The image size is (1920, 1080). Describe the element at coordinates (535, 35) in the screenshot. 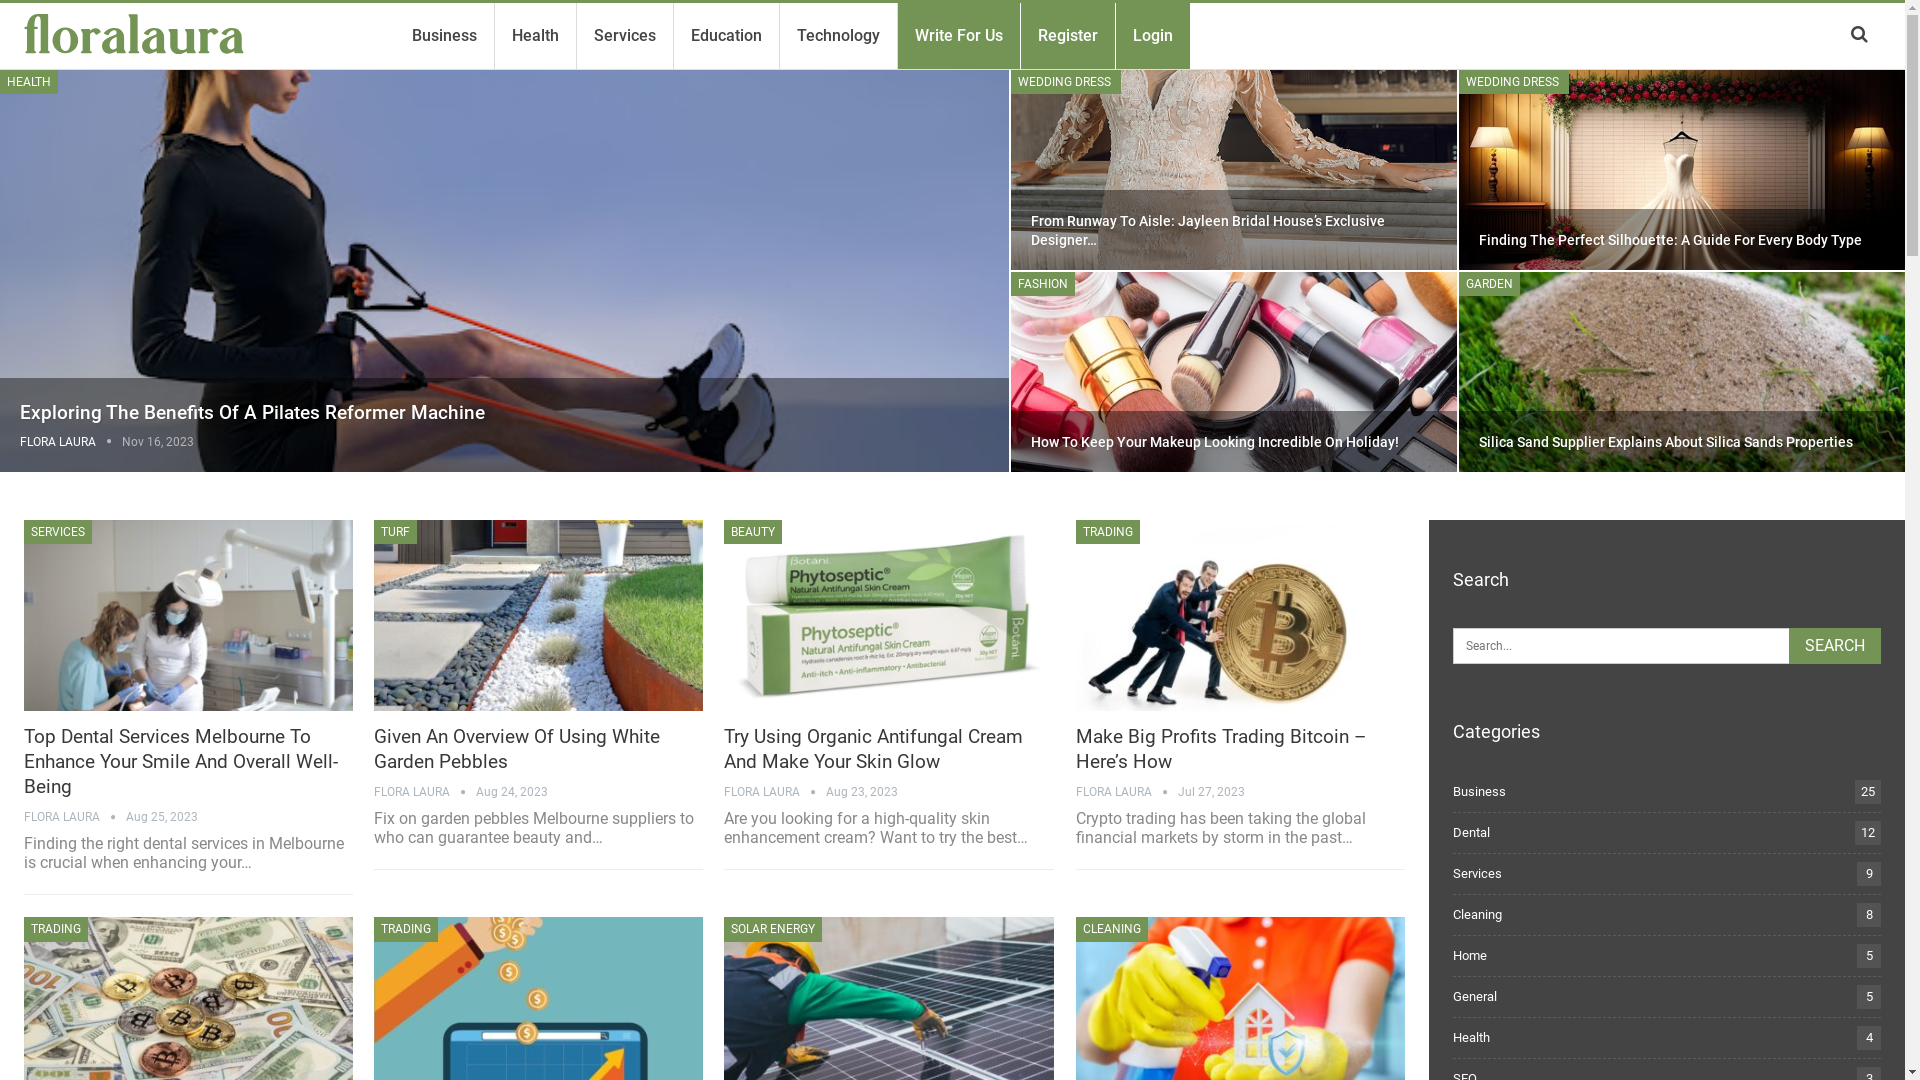

I see `'Health'` at that location.